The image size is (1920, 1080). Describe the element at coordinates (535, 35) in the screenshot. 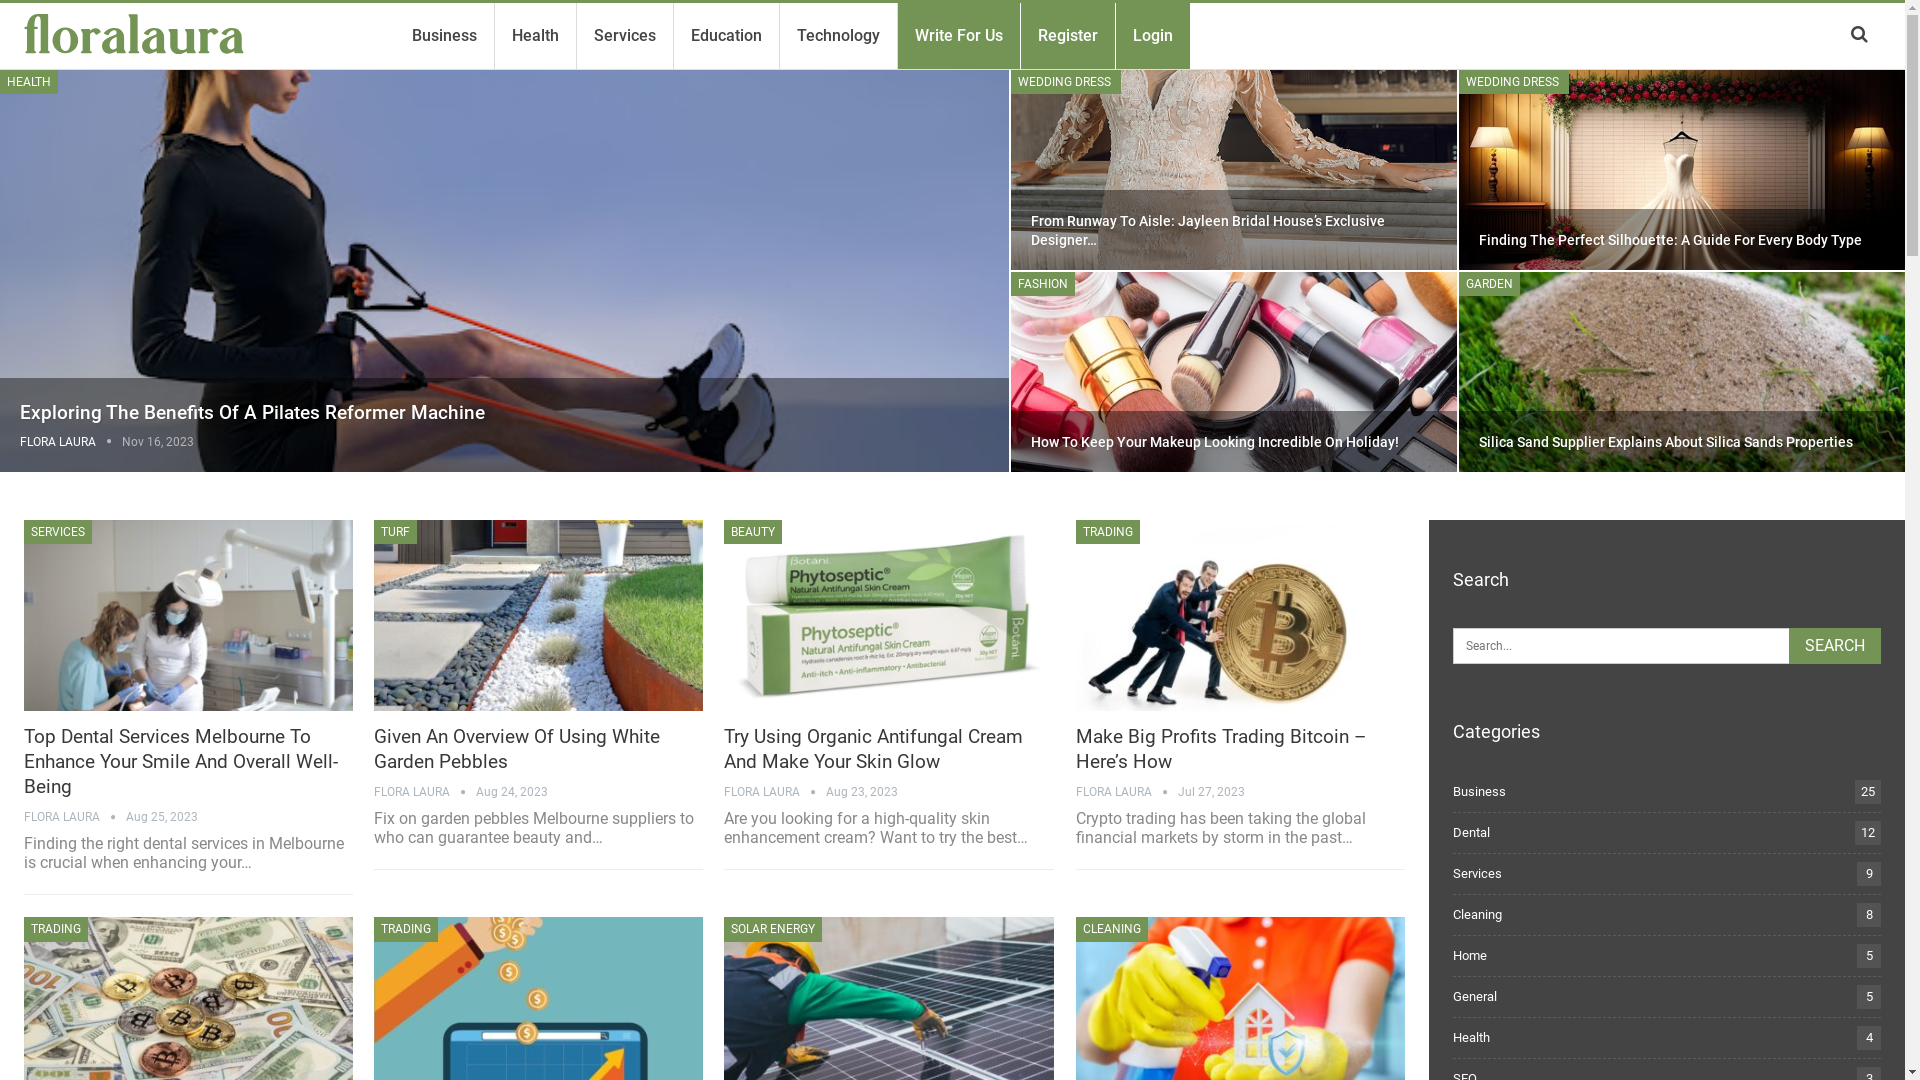

I see `'Health'` at that location.